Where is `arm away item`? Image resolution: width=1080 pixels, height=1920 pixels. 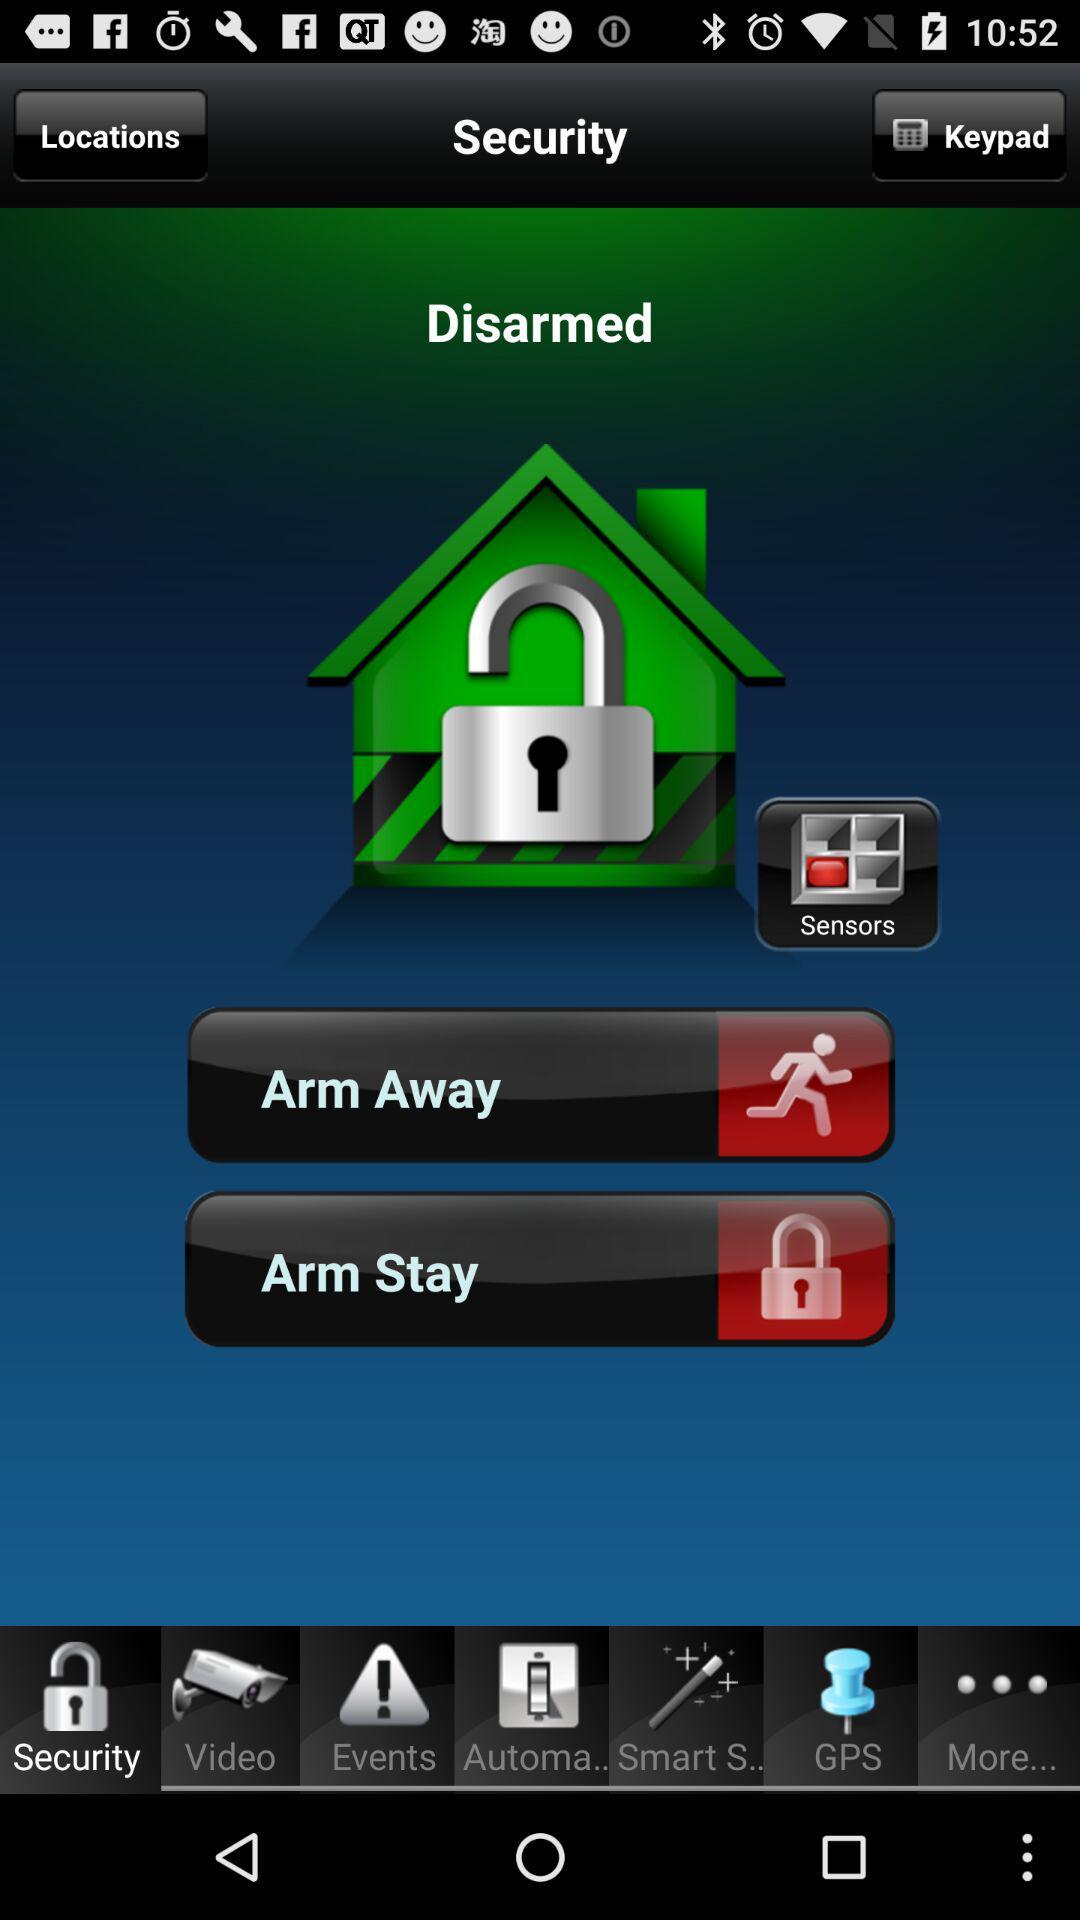
arm away item is located at coordinates (540, 1086).